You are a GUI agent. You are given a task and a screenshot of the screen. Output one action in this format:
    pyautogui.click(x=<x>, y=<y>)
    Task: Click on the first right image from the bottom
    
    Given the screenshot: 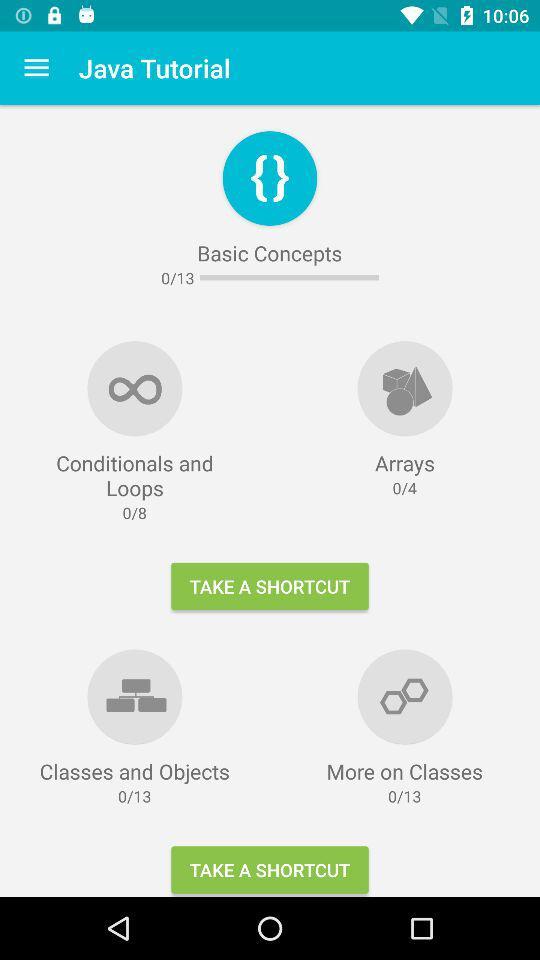 What is the action you would take?
    pyautogui.click(x=405, y=696)
    